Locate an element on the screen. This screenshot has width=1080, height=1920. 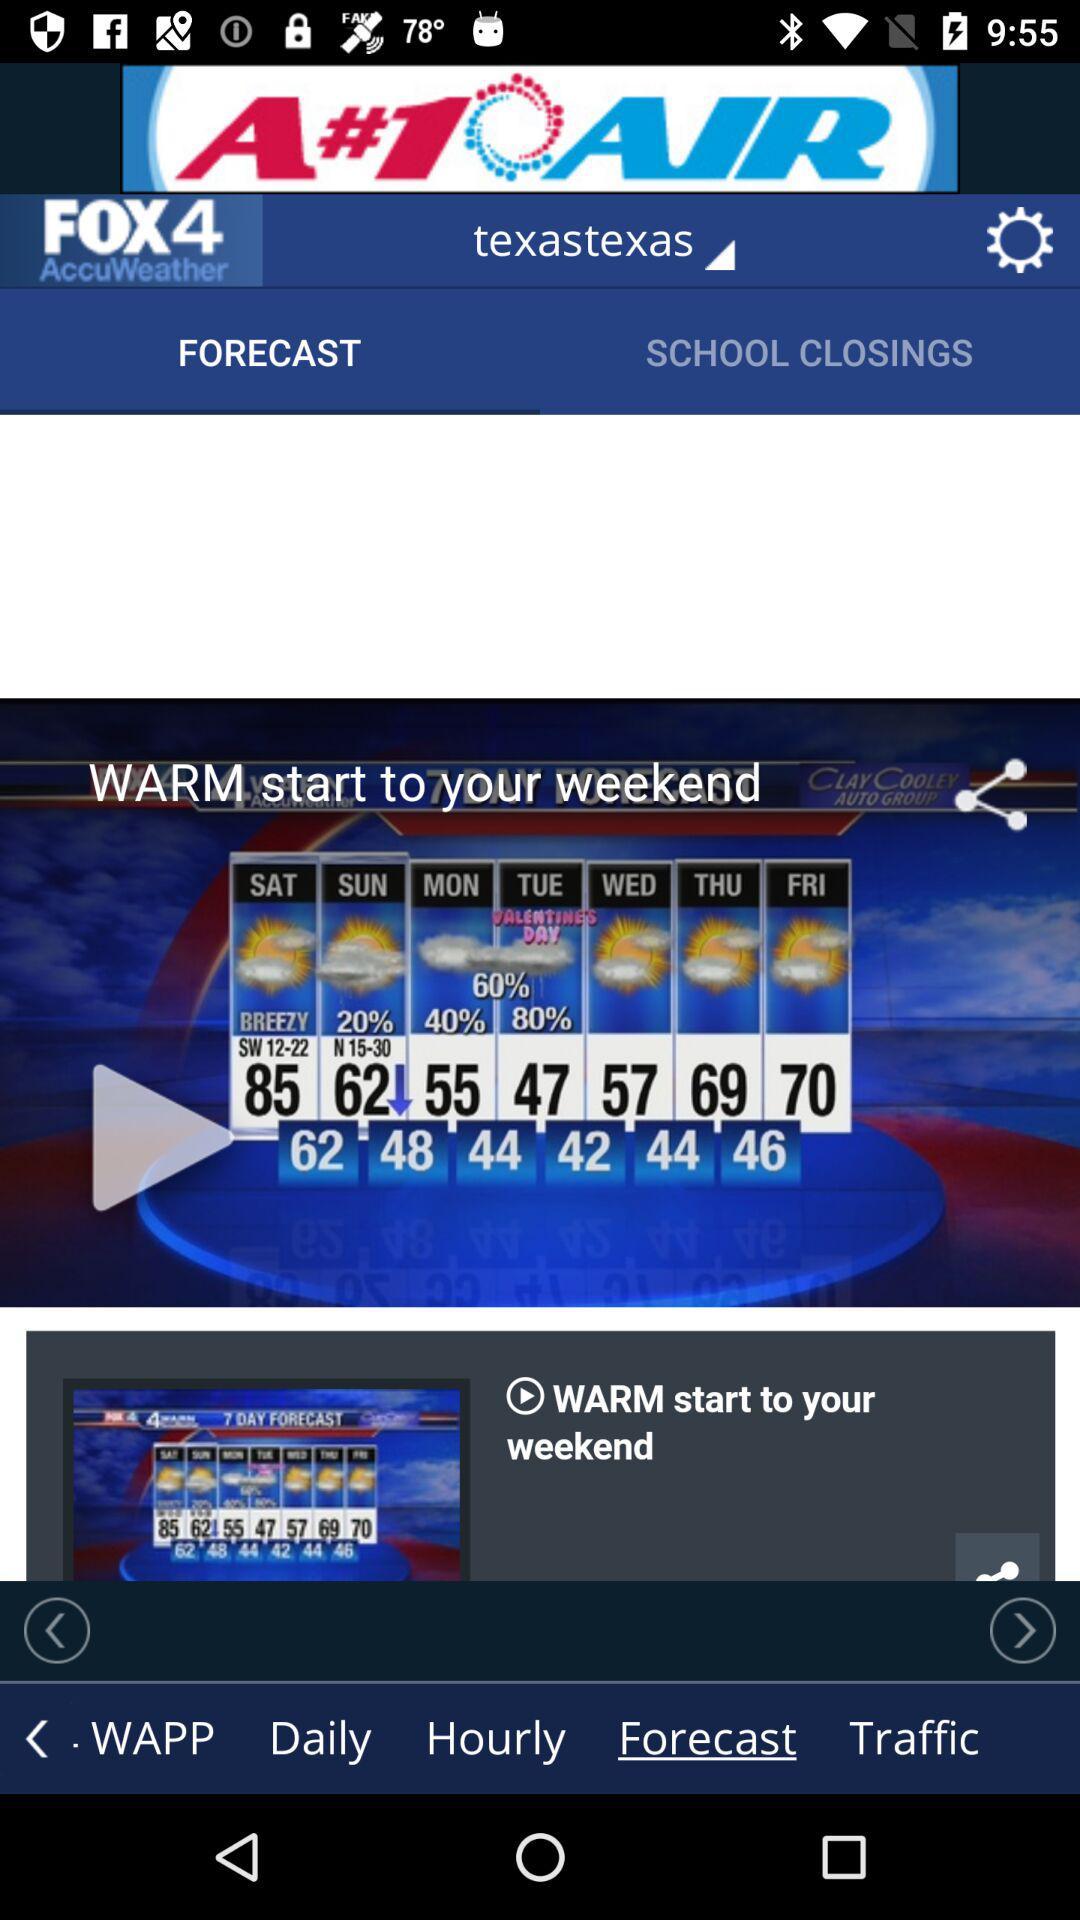
the advertisement on top is located at coordinates (540, 127).